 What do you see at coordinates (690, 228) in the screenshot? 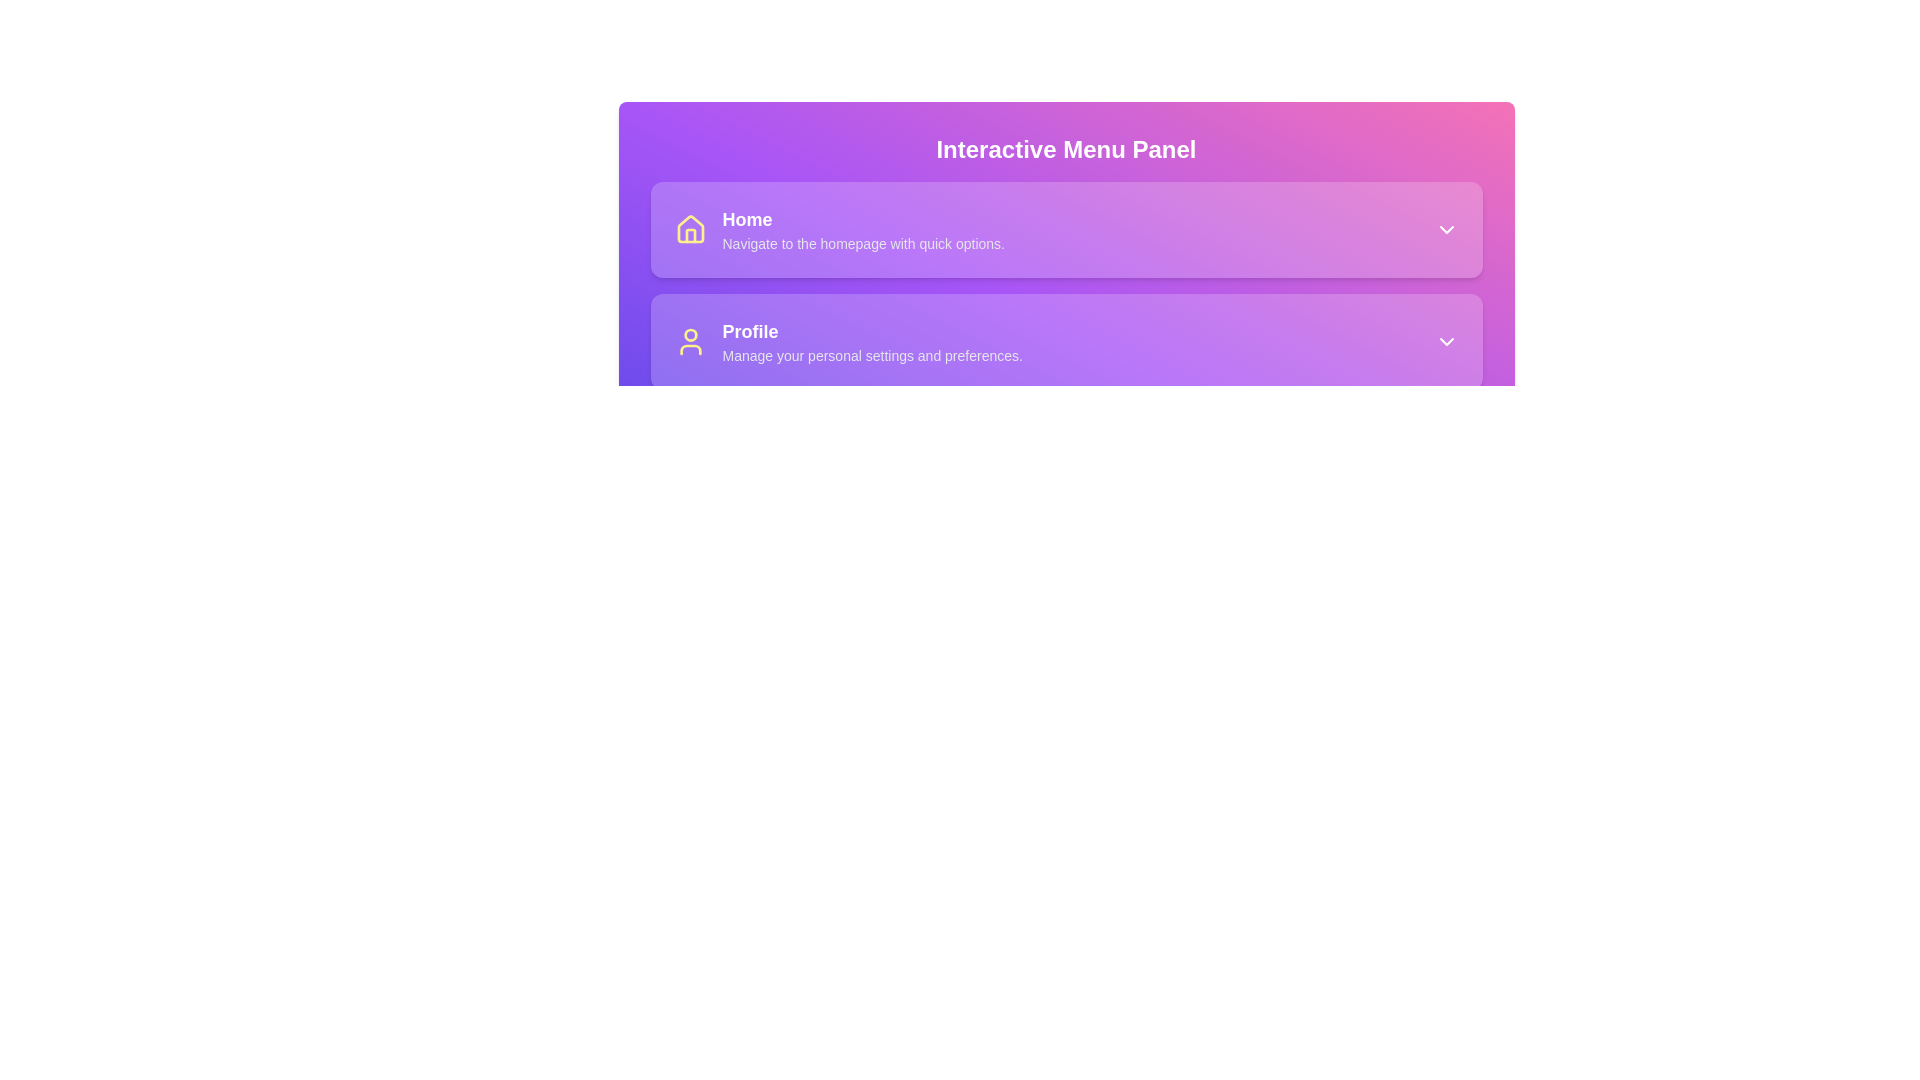
I see `the house icon graphic with a yellow outline on a purple background, located on the left side of the 'Home' option in the interactive menu panel` at bounding box center [690, 228].